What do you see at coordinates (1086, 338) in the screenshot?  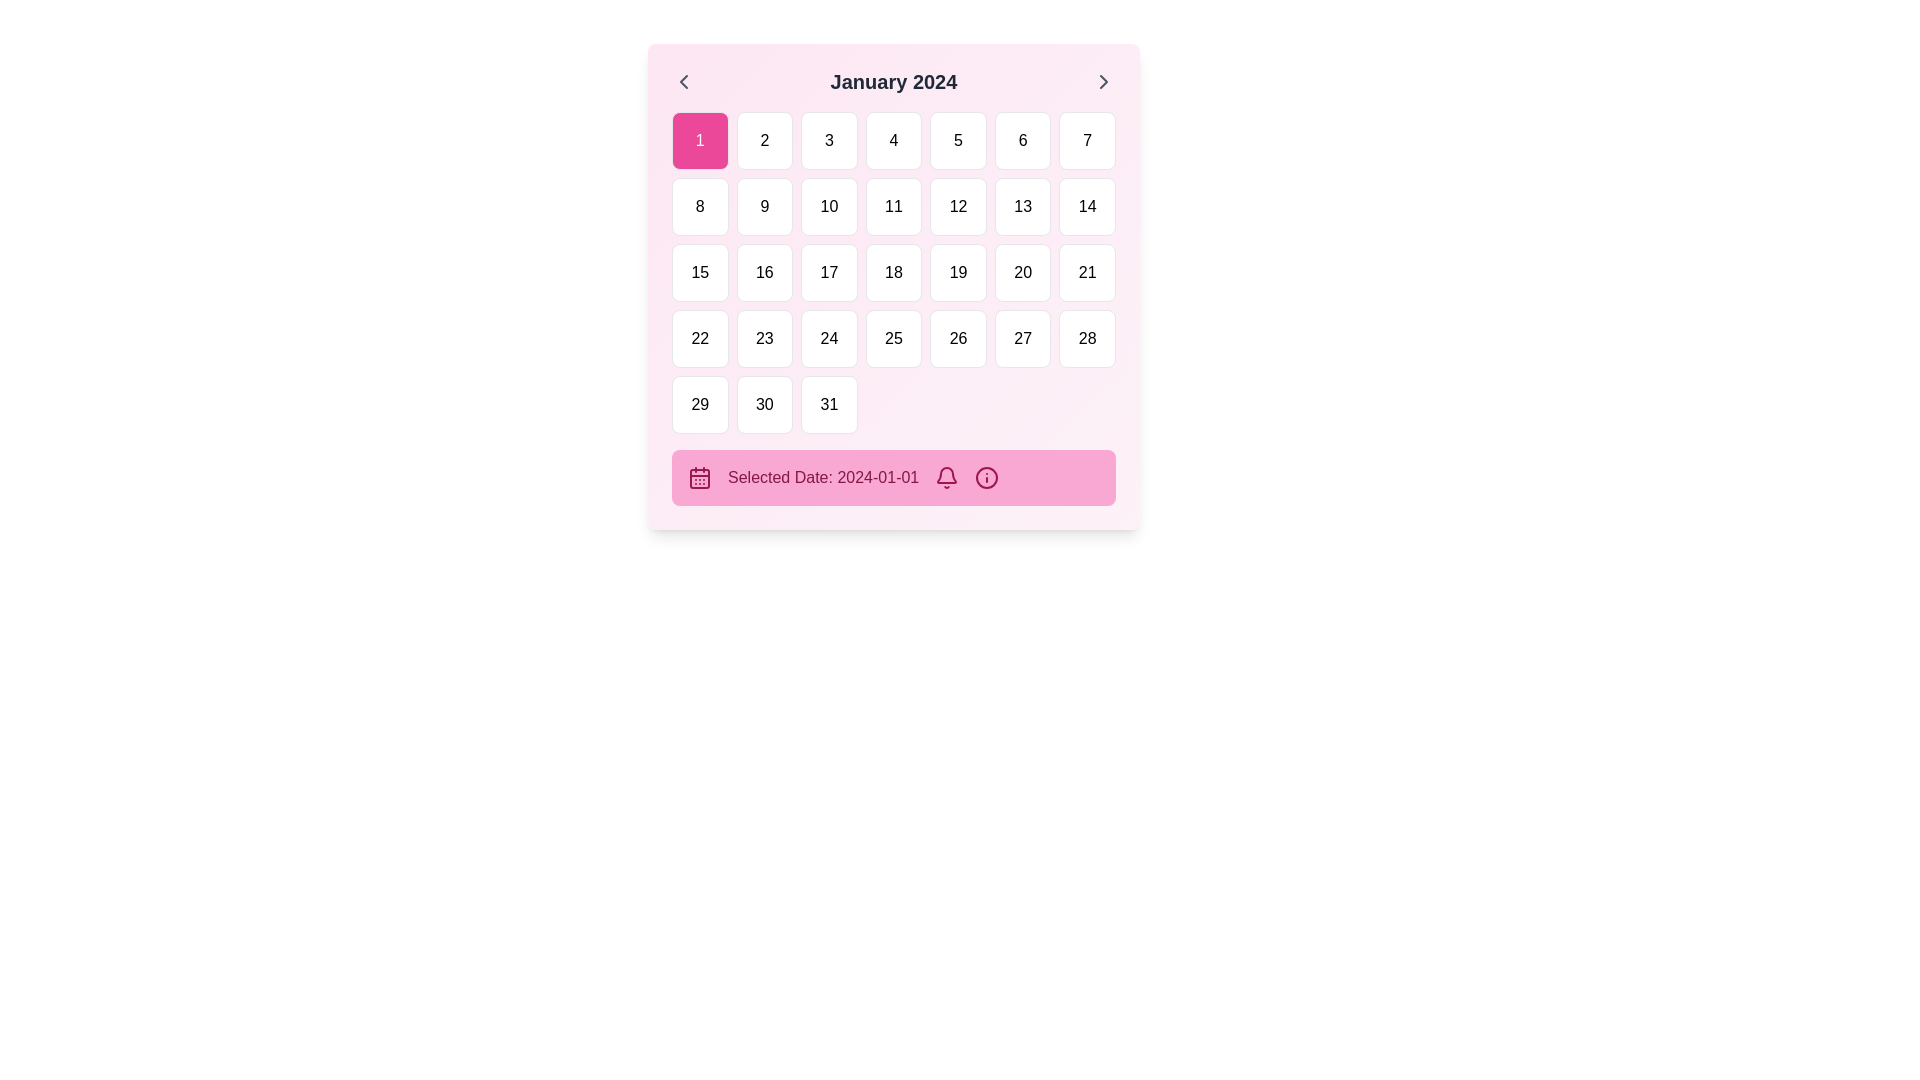 I see `the calendar day button displaying the number '28' for keyboard navigation` at bounding box center [1086, 338].